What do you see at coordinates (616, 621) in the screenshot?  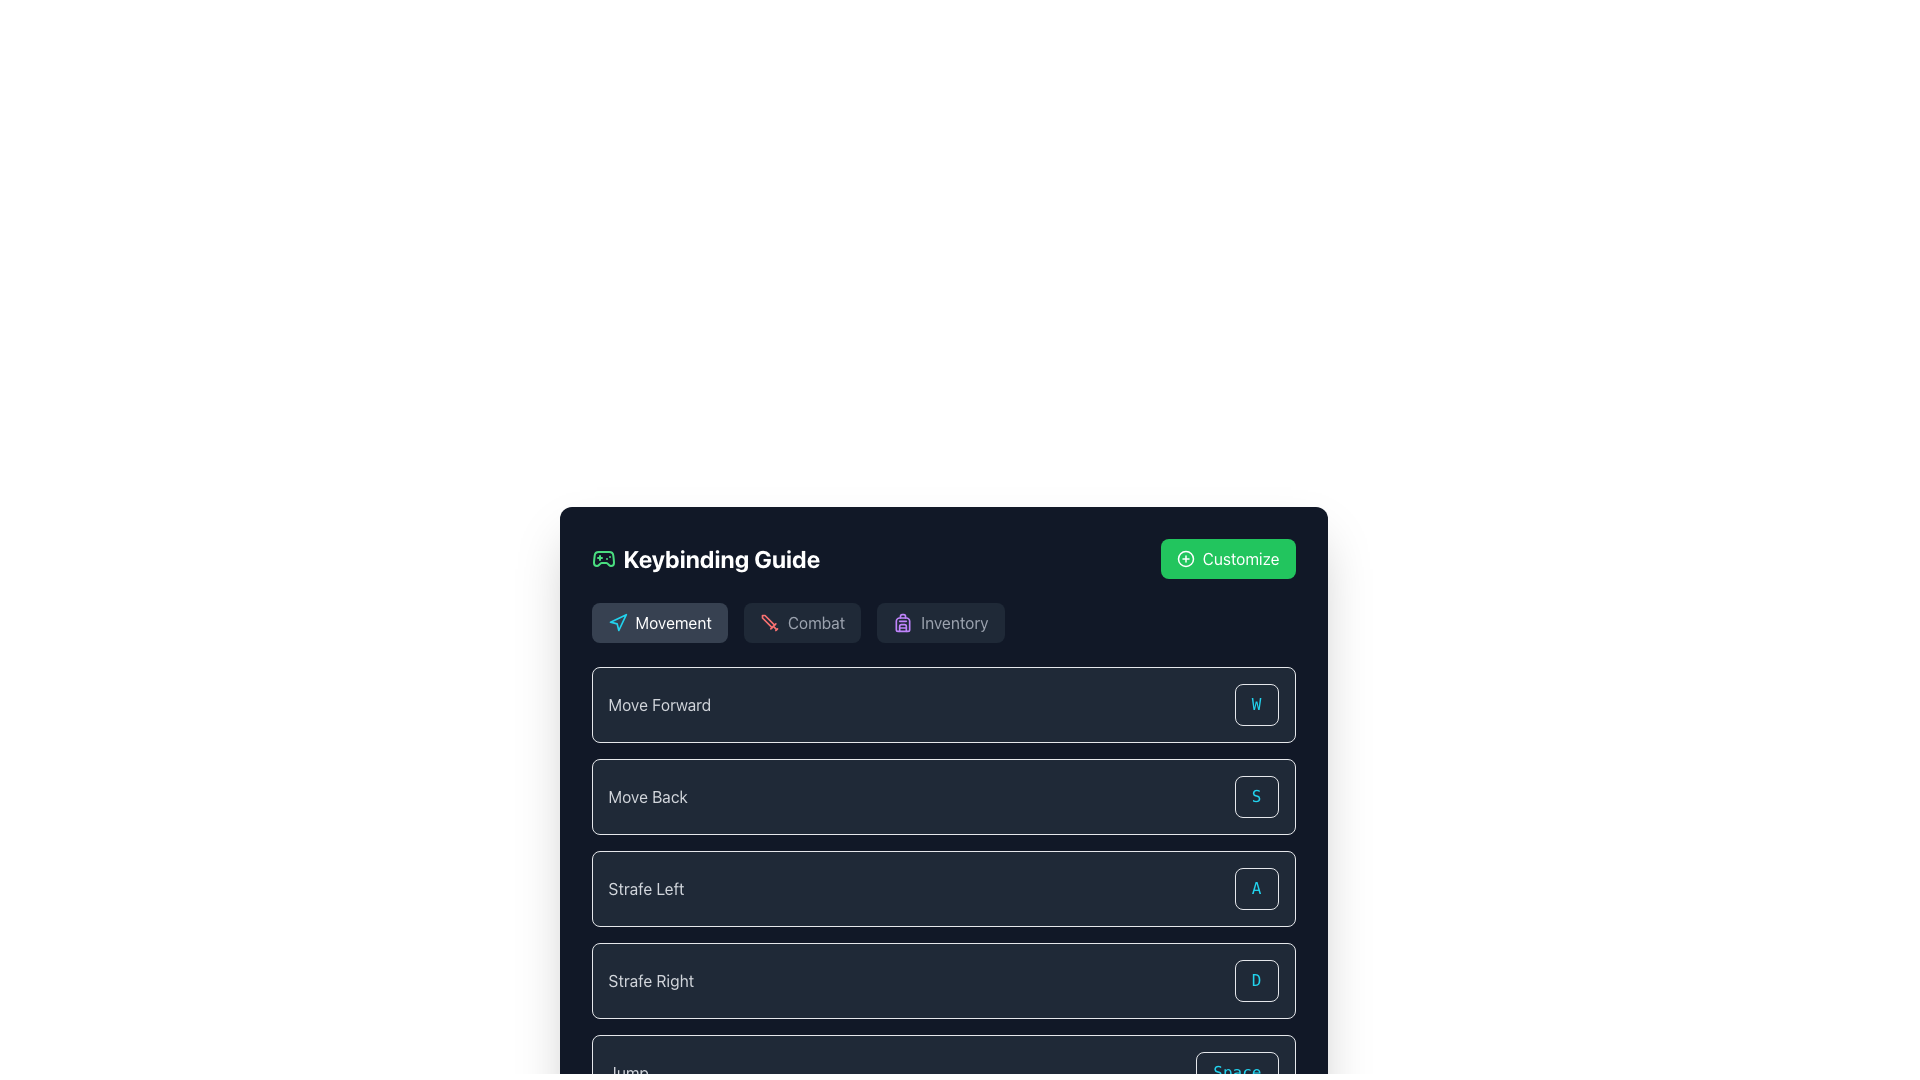 I see `the SVG graphic that represents a marker or direction pointer, located near the top-right corner of the 'Keybinding Guide' menu` at bounding box center [616, 621].